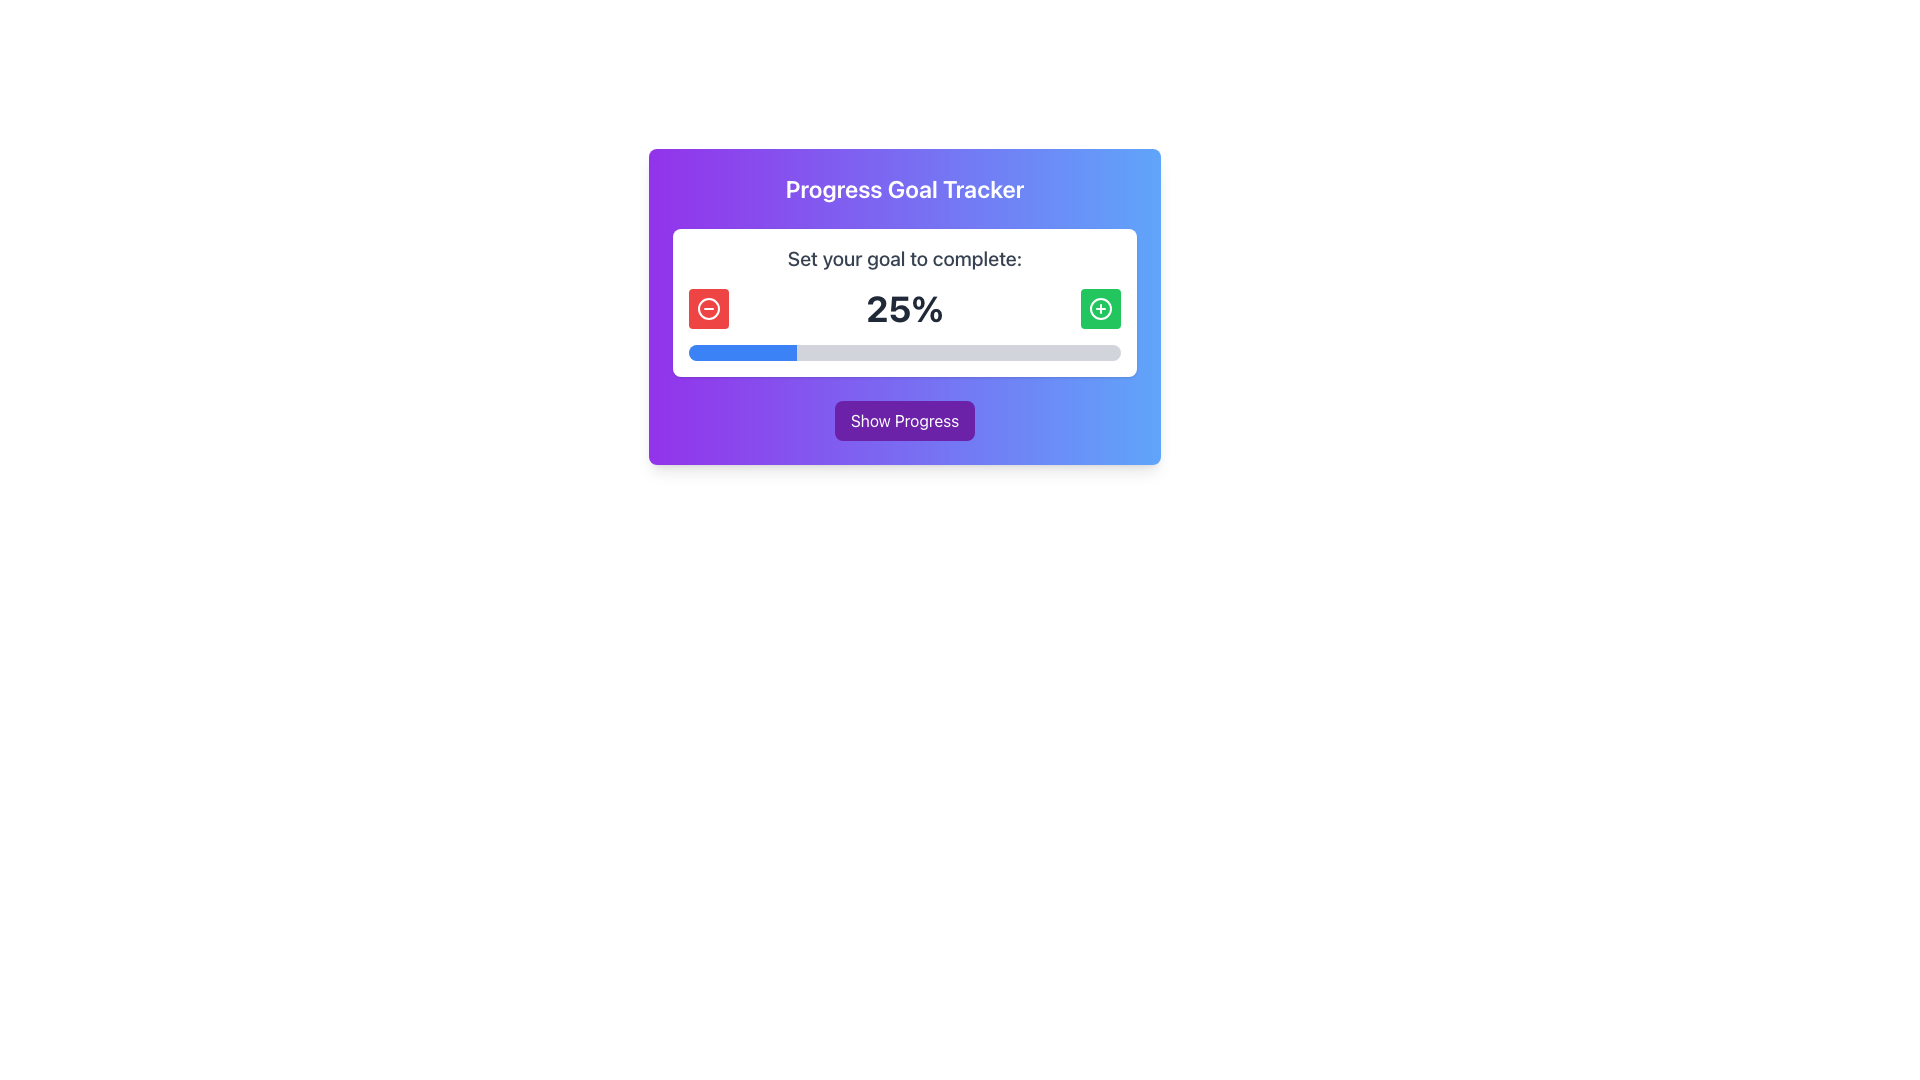  What do you see at coordinates (1099, 308) in the screenshot?
I see `the button located to the far right of the progress percentage display ('25%') to increment the progress` at bounding box center [1099, 308].